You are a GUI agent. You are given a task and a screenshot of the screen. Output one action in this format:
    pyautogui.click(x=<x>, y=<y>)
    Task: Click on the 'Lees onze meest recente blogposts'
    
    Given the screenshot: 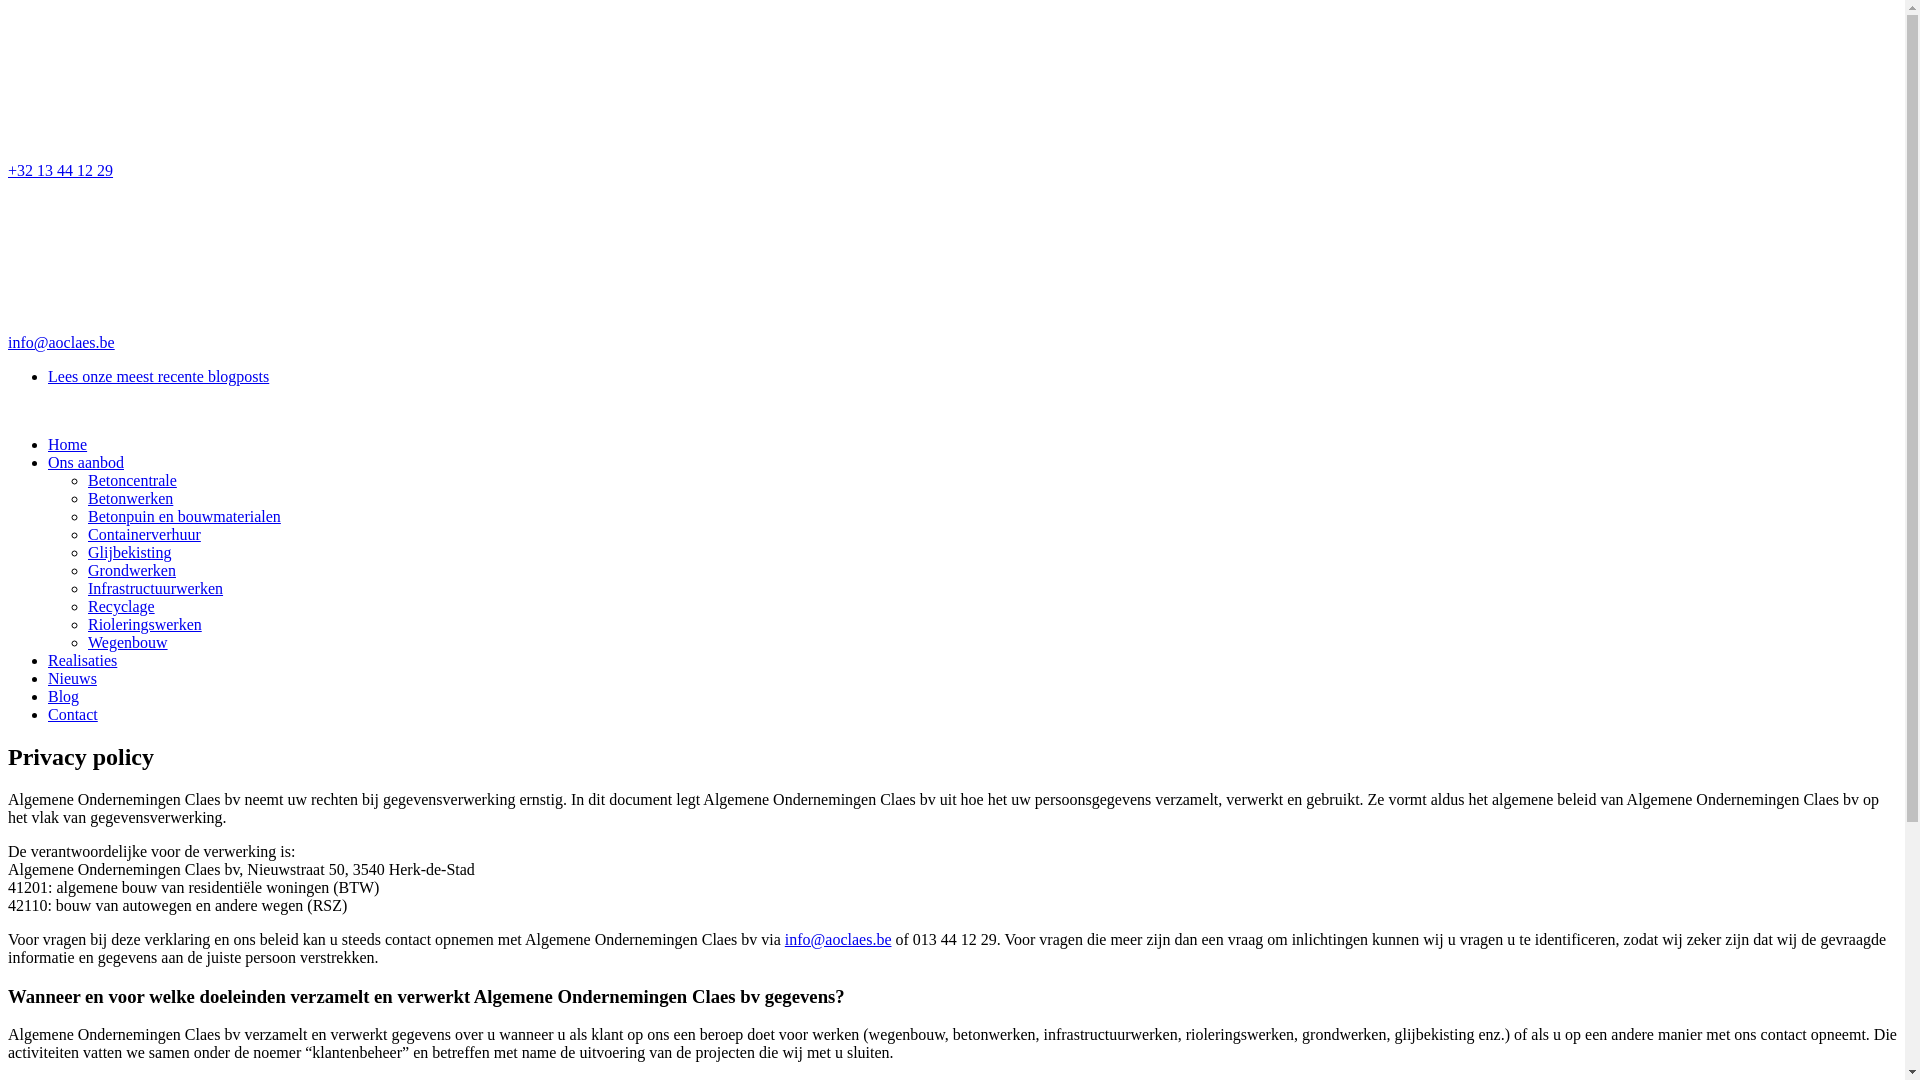 What is the action you would take?
    pyautogui.click(x=157, y=376)
    